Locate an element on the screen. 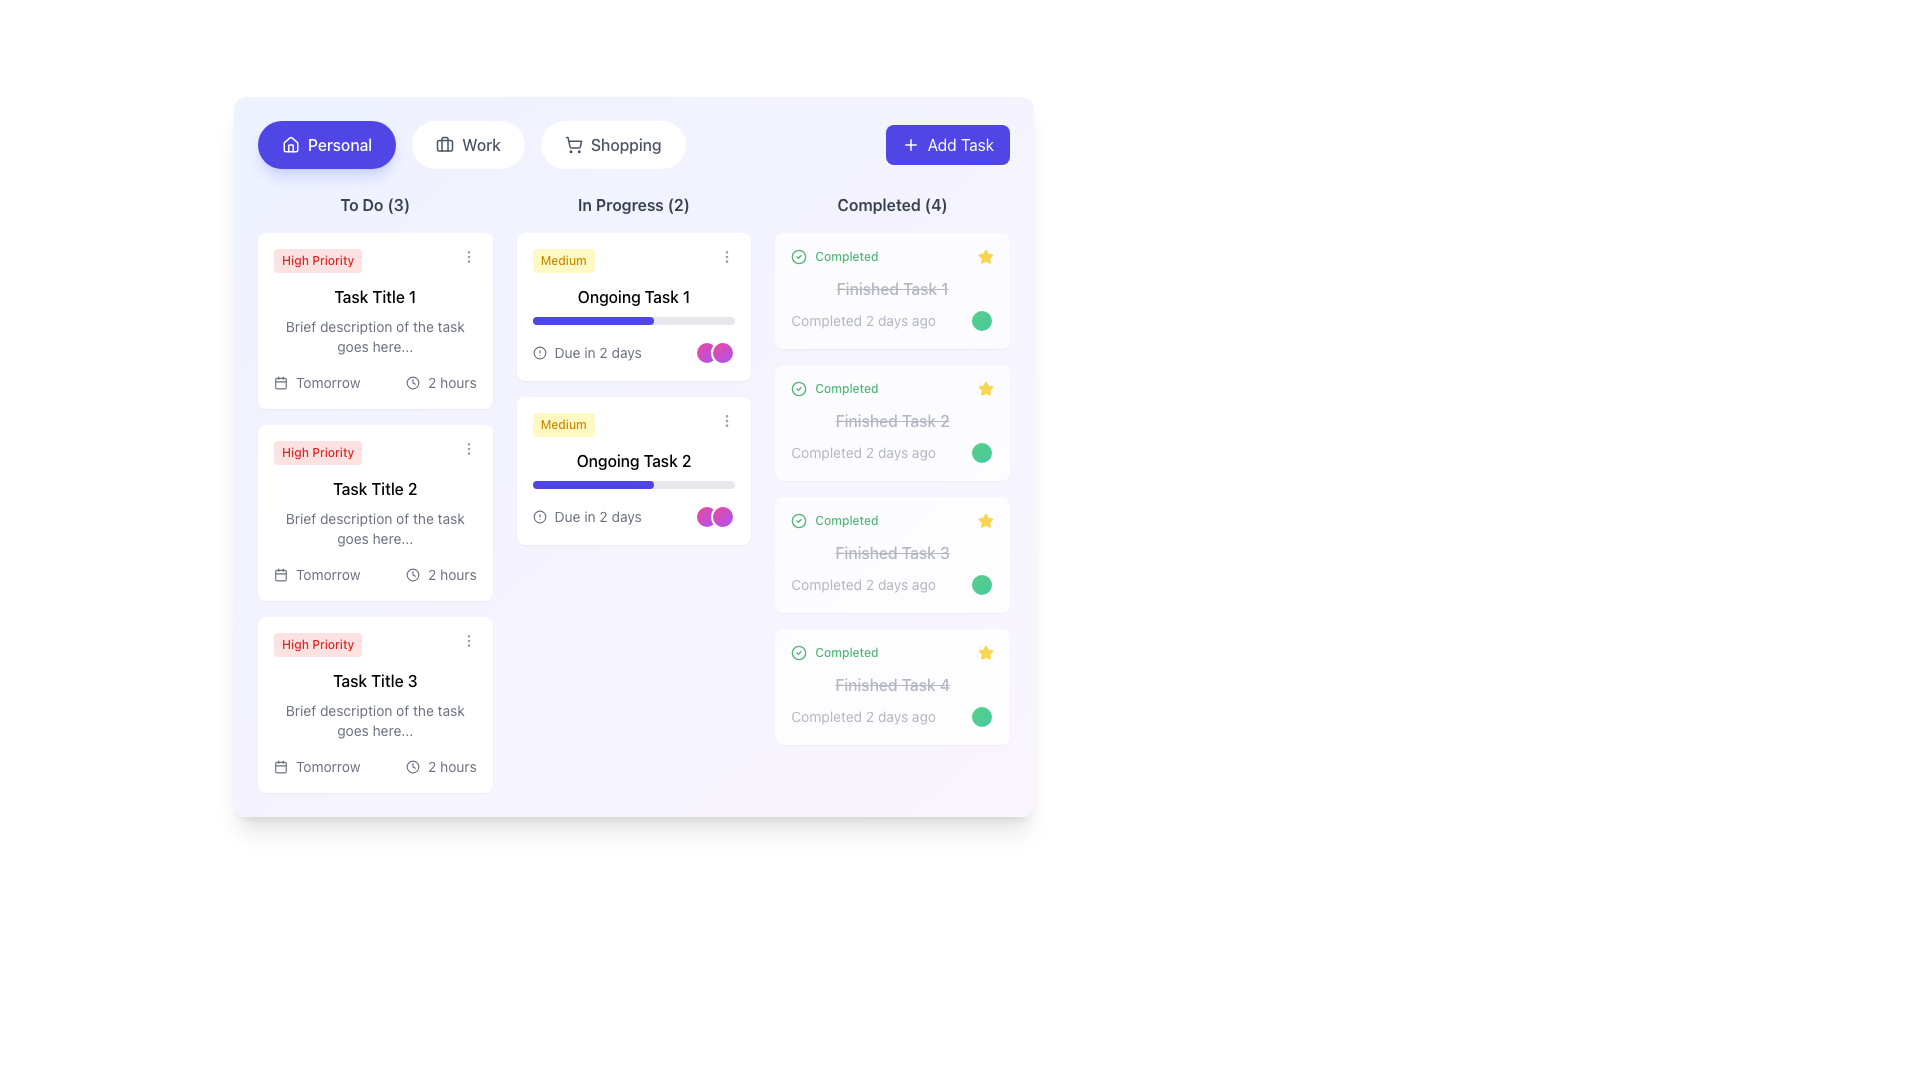 This screenshot has height=1080, width=1920. the informational feedback text about the completion time of the task located in the 'Completed (4)' section of the interface, specifically under the 'Finished Task 2' task card and to the left of a green circular icon is located at coordinates (891, 452).